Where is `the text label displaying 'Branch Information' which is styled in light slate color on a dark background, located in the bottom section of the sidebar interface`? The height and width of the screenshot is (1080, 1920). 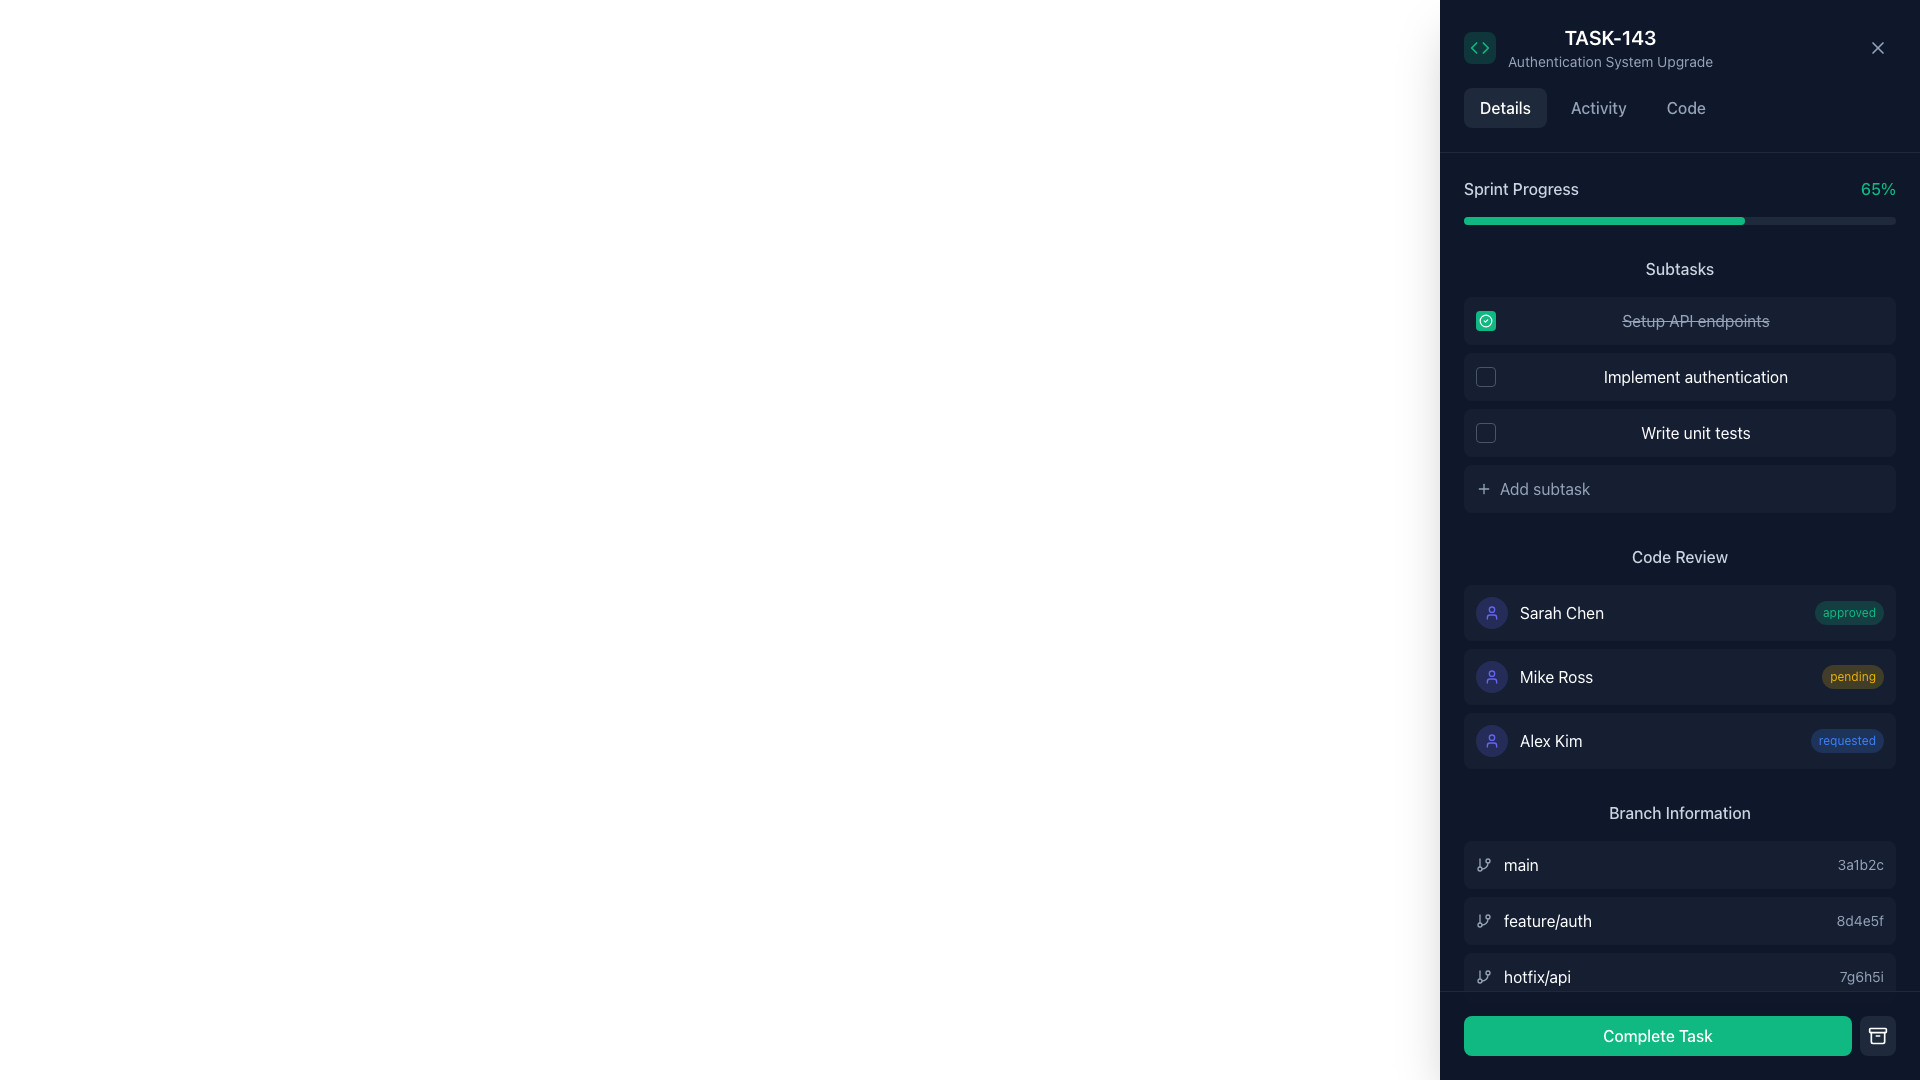 the text label displaying 'Branch Information' which is styled in light slate color on a dark background, located in the bottom section of the sidebar interface is located at coordinates (1680, 813).